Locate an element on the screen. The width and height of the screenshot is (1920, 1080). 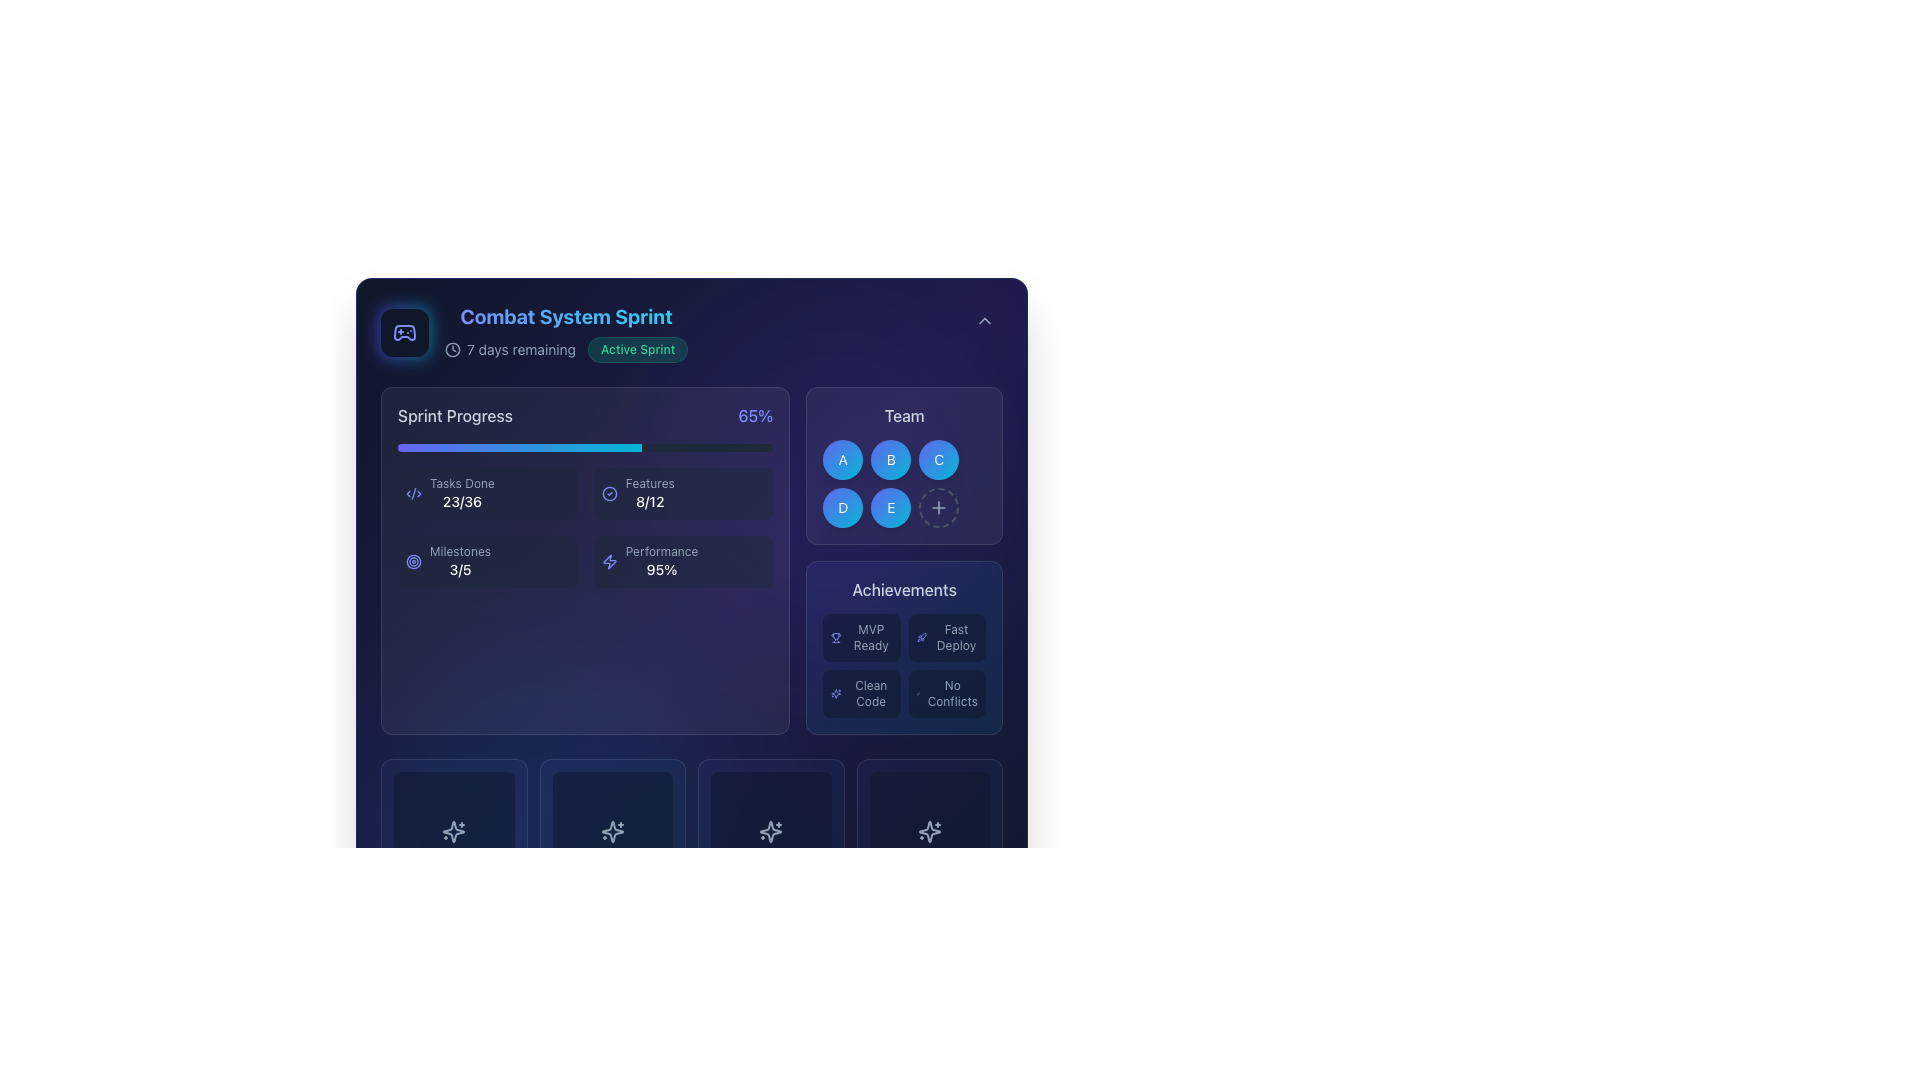
the 'Fast Deploy' text label in the 'Achievements' section, which is styled in light slate-gray color and located in the second row, second column is located at coordinates (955, 637).